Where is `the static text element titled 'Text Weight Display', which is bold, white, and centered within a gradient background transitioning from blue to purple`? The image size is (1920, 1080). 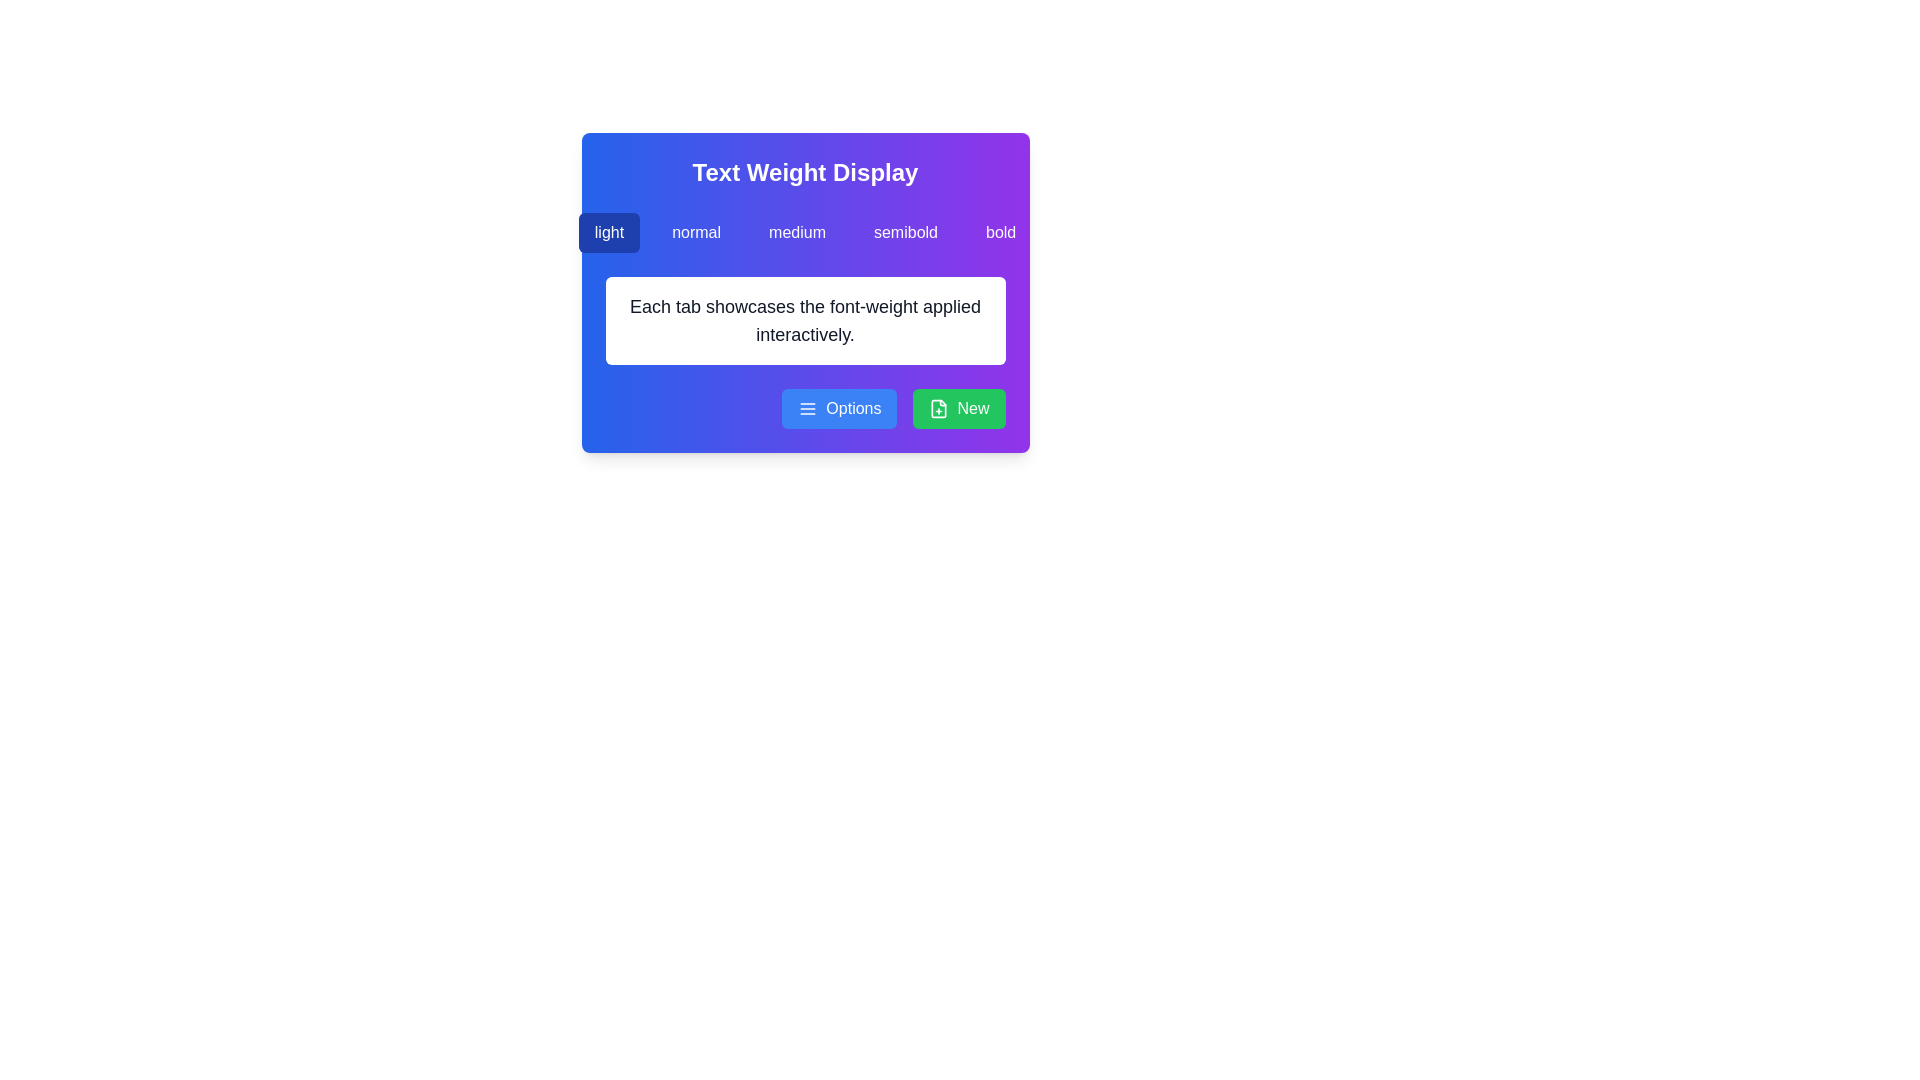
the static text element titled 'Text Weight Display', which is bold, white, and centered within a gradient background transitioning from blue to purple is located at coordinates (805, 172).